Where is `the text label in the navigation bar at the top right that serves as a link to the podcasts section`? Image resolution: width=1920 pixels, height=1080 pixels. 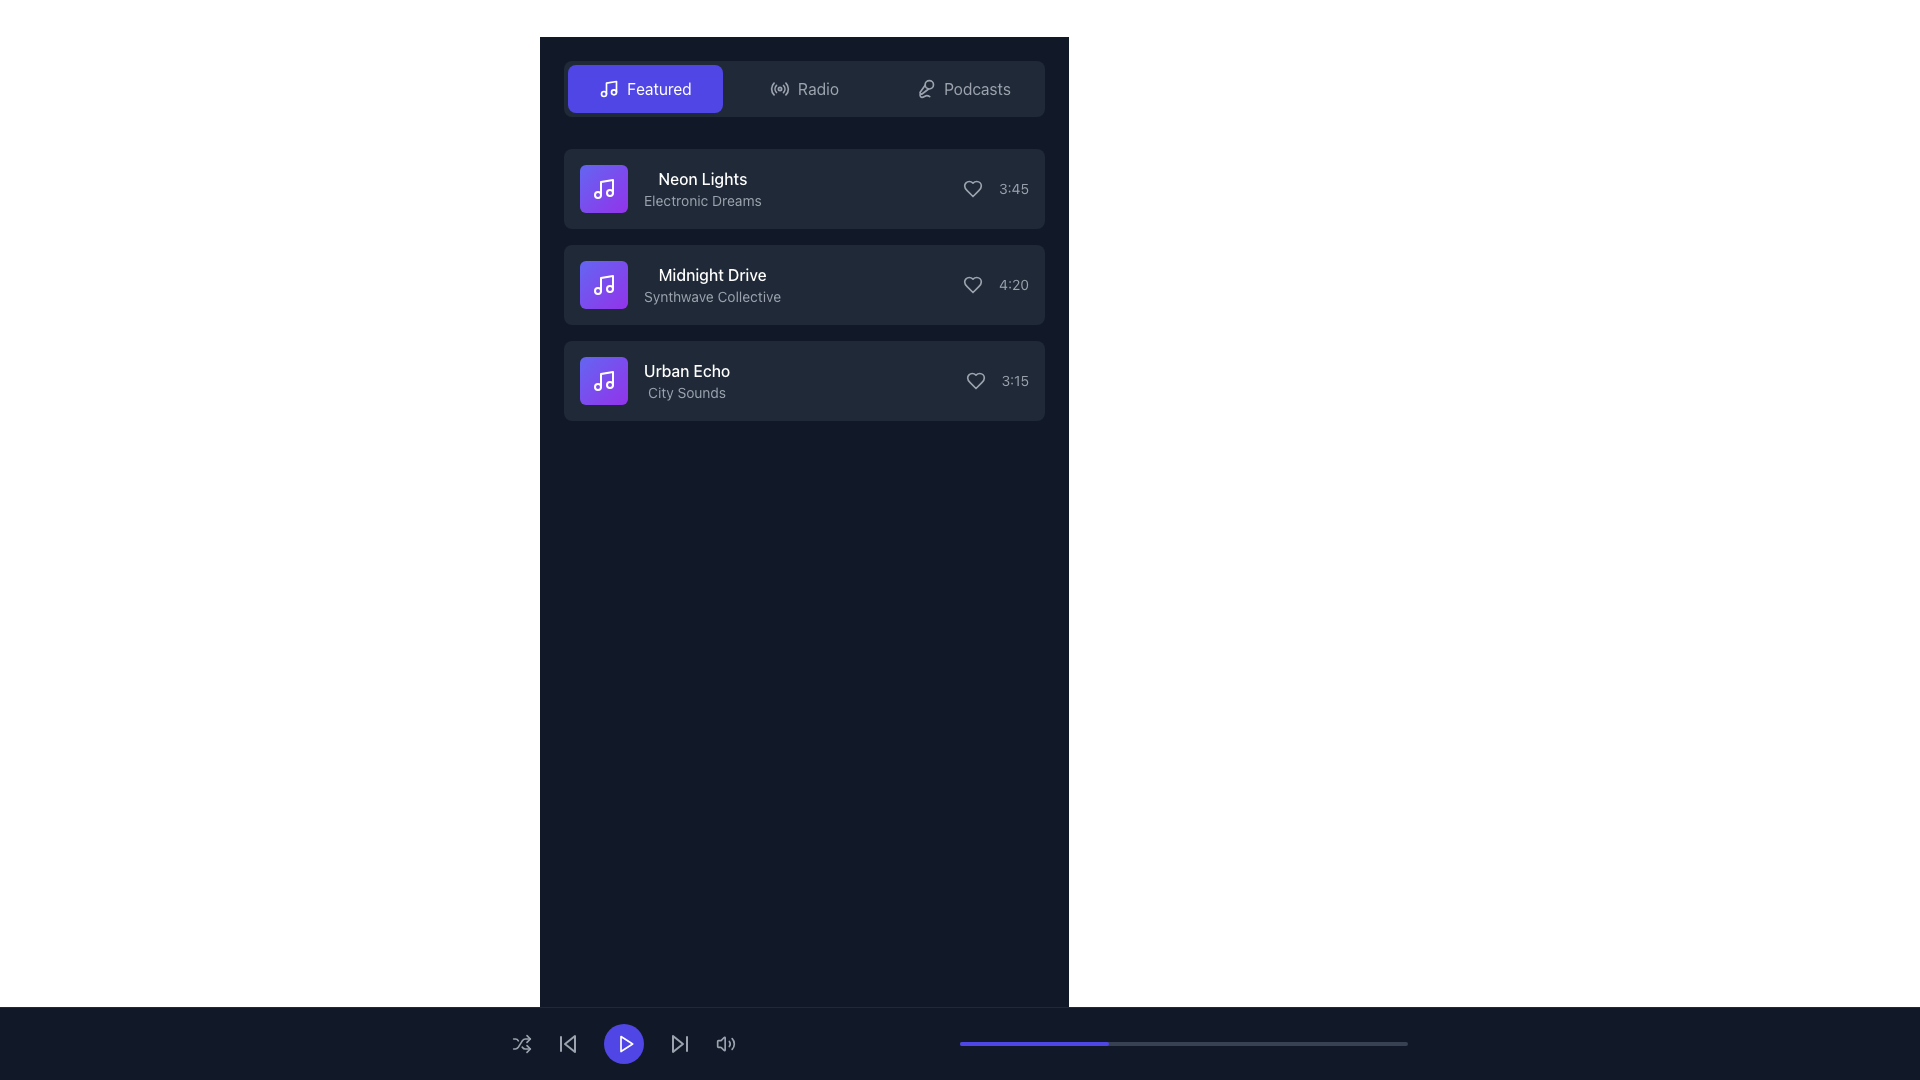 the text label in the navigation bar at the top right that serves as a link to the podcasts section is located at coordinates (977, 87).